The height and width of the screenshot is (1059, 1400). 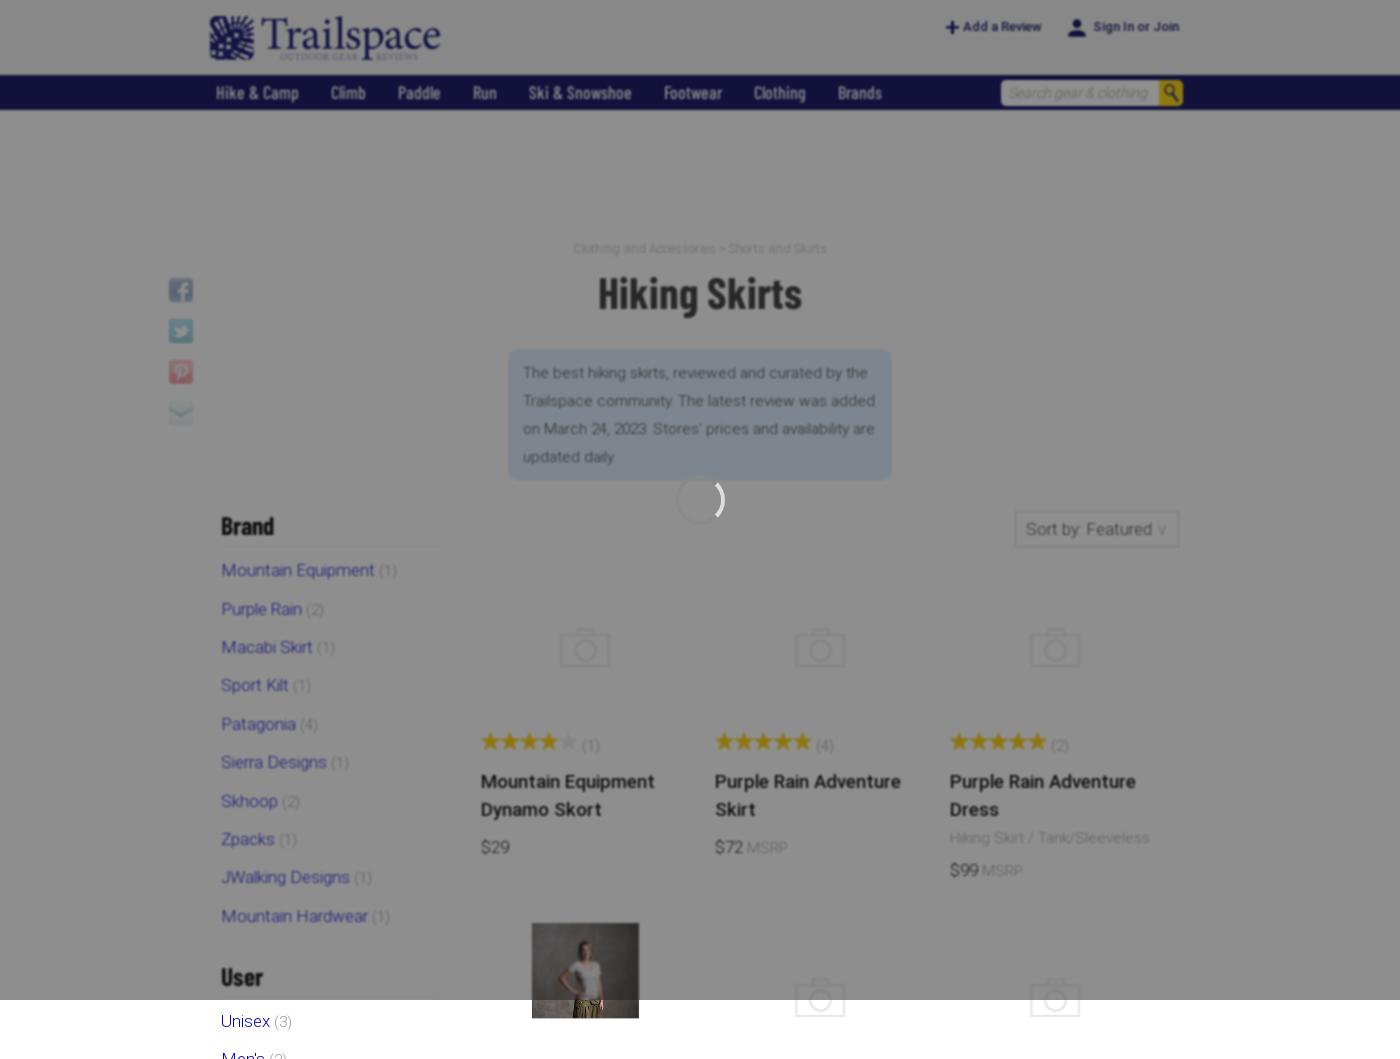 I want to click on 'Clothing and Accessories', so click(x=644, y=248).